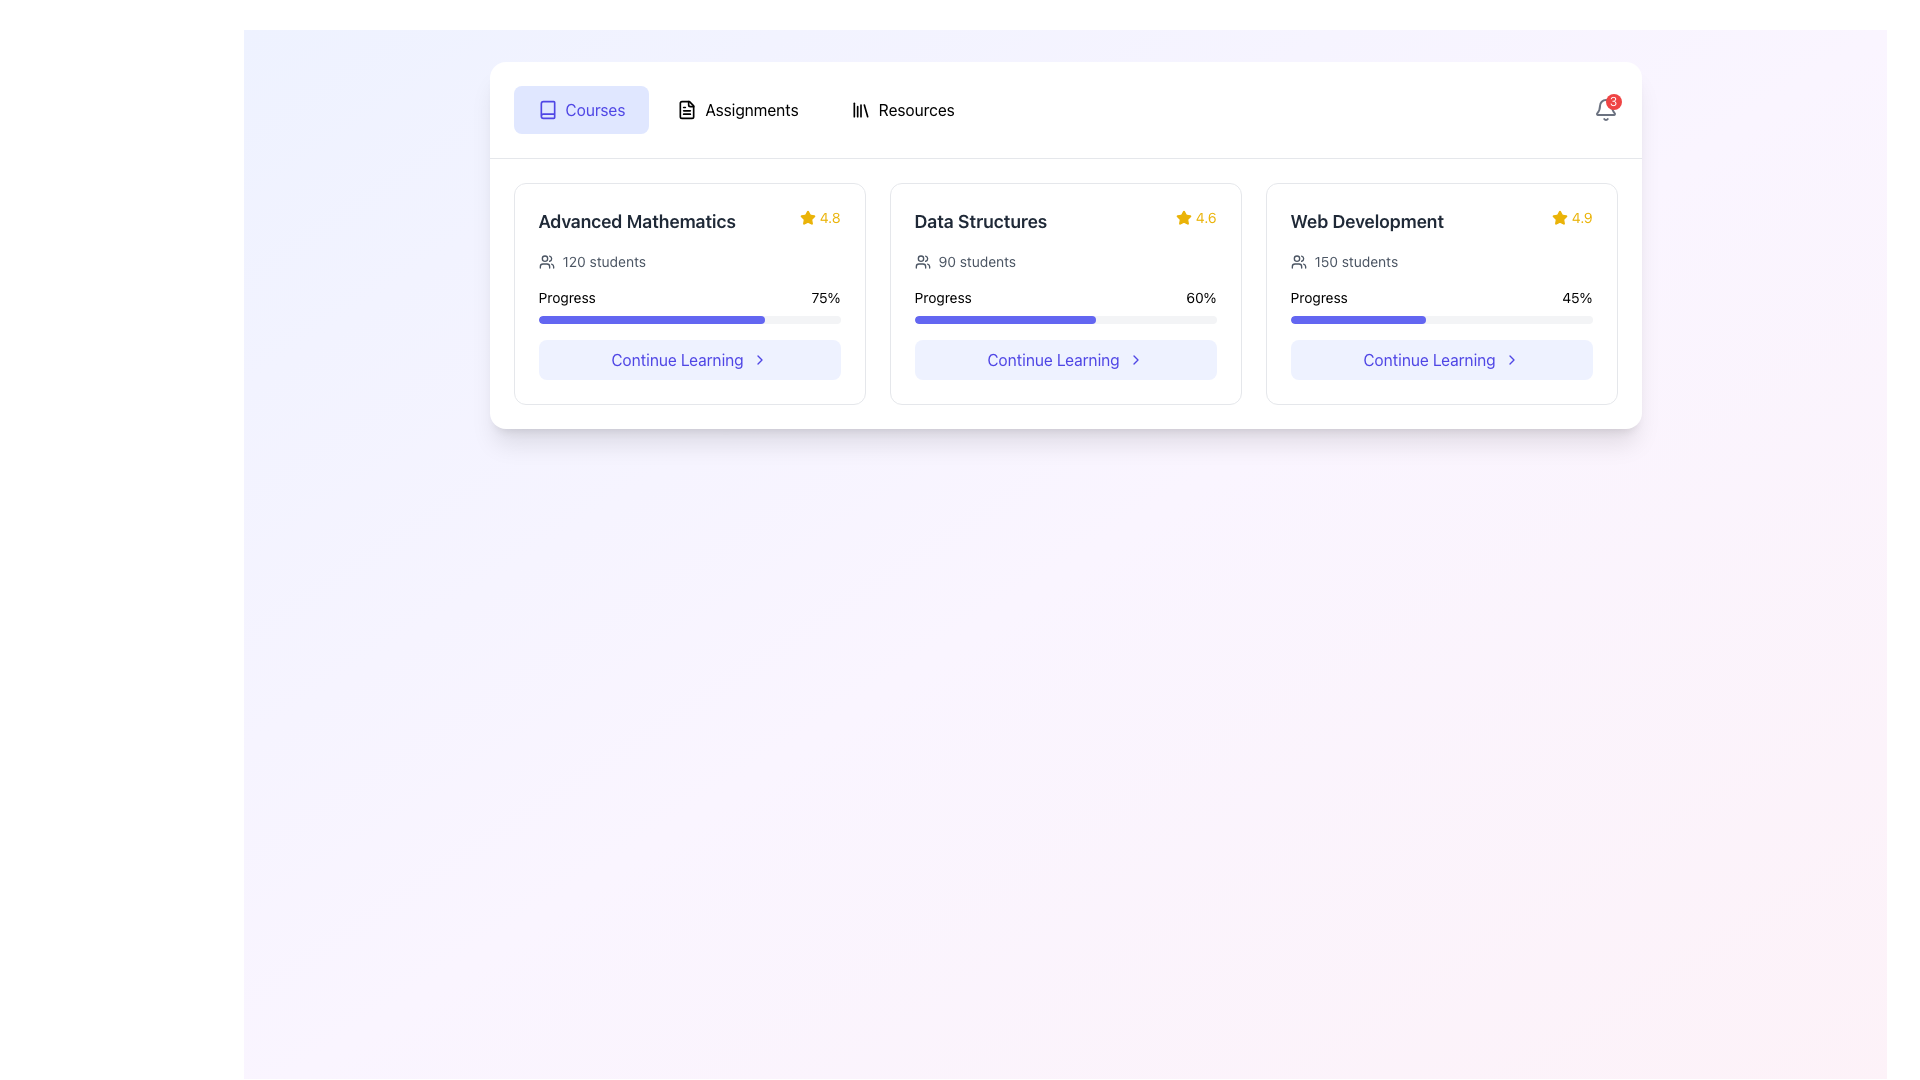 The image size is (1920, 1080). I want to click on the course title and rating label, which is the first element in the card layout displaying course details, so click(689, 222).